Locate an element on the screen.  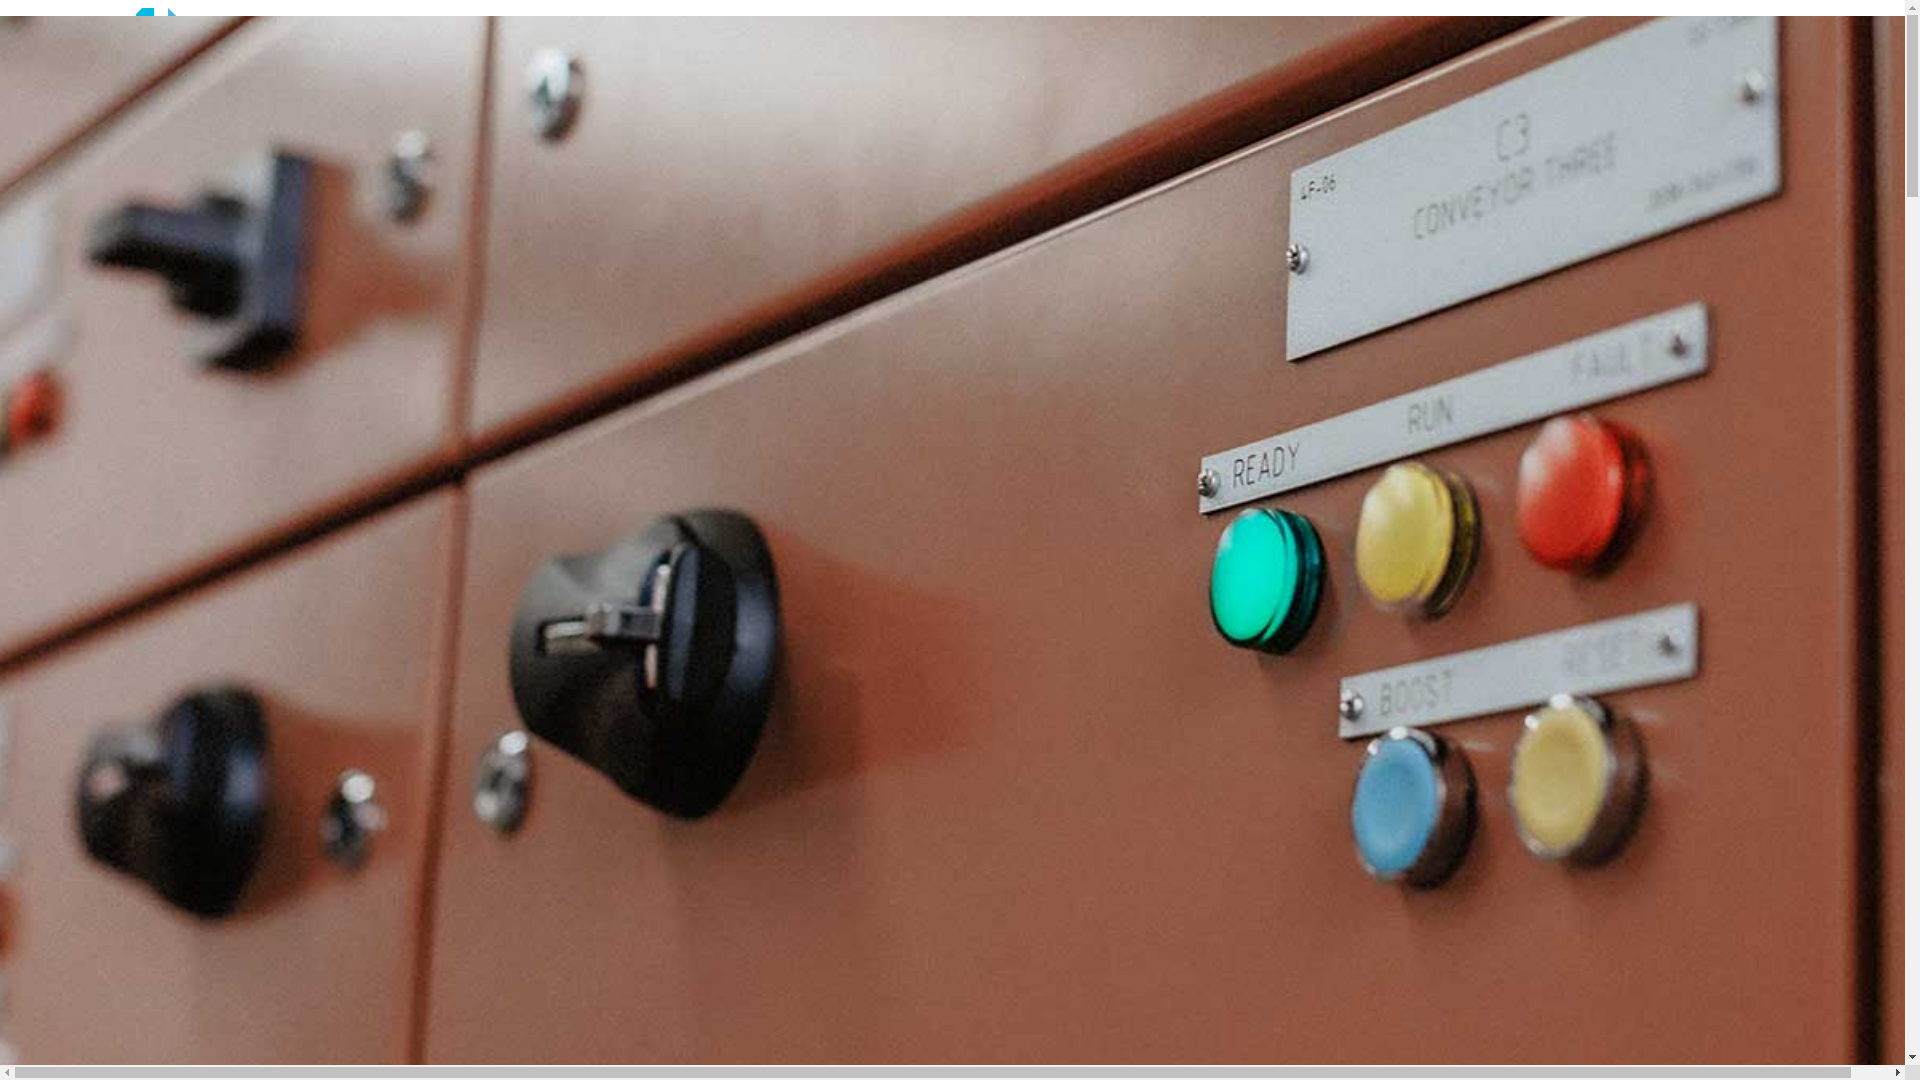
'Skip to main content' is located at coordinates (7, 7).